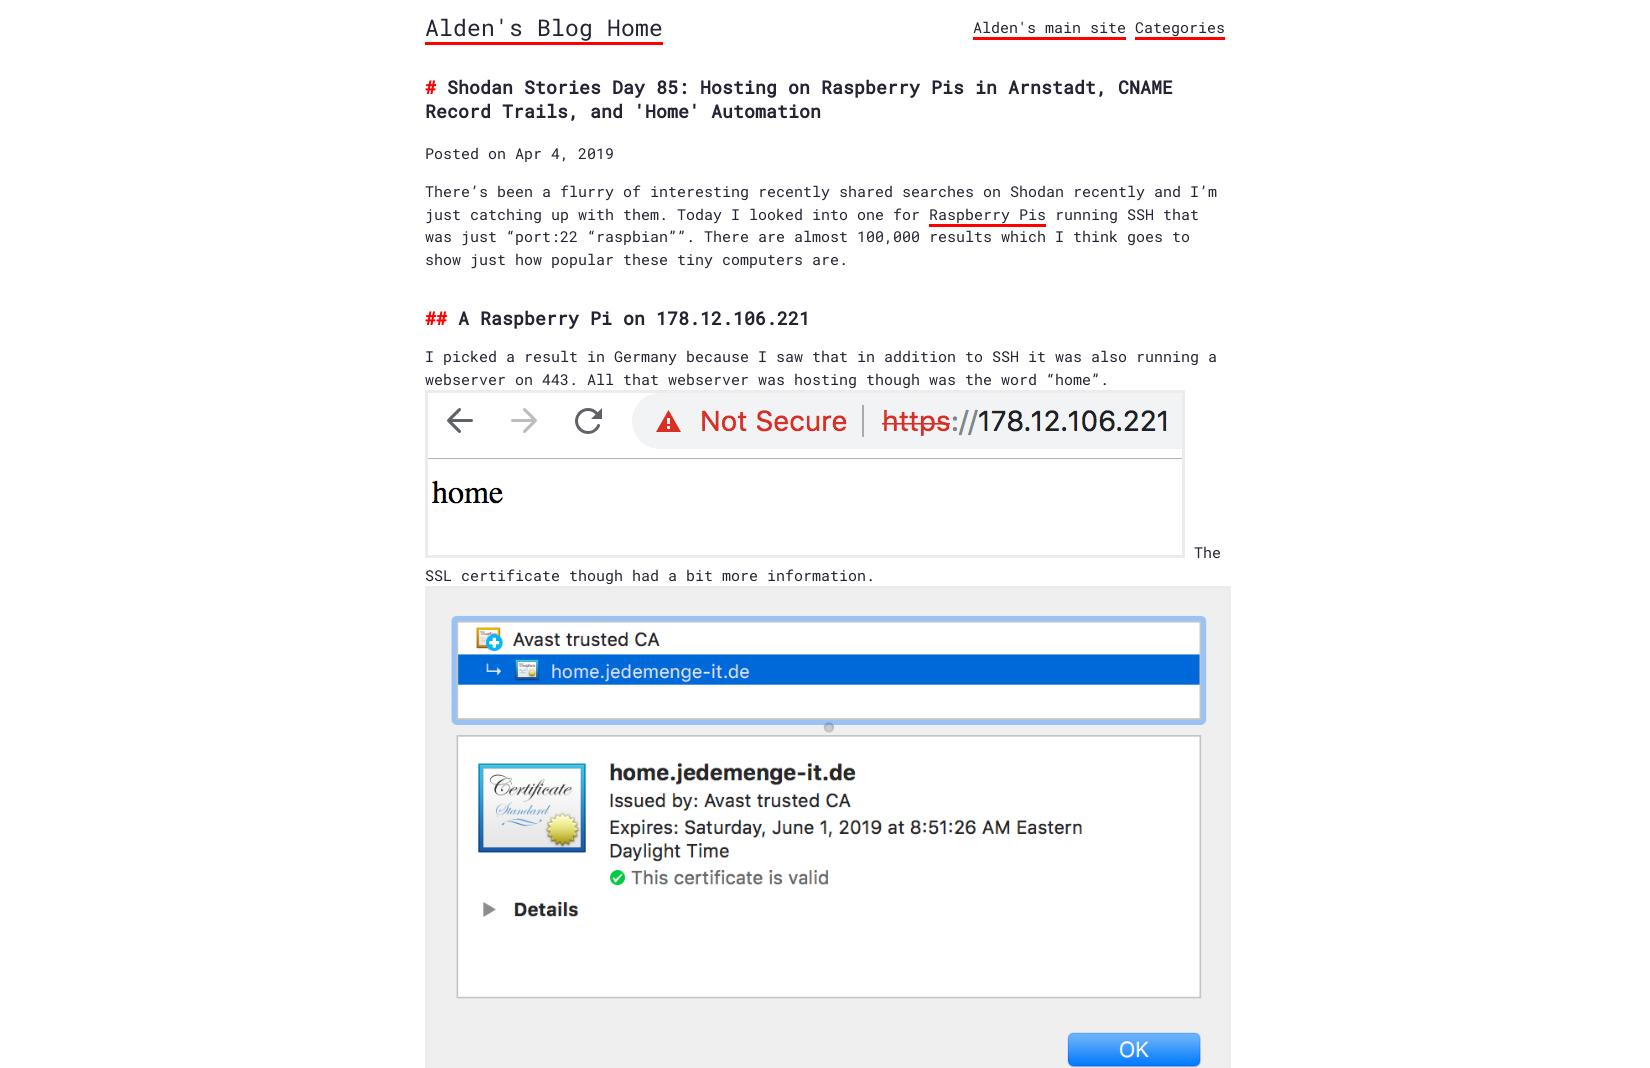  What do you see at coordinates (424, 201) in the screenshot?
I see `'There’s been a flurry of interesting recently shared searches on Shodan recently and I’m just catching up with them. Today I looked into one for'` at bounding box center [424, 201].